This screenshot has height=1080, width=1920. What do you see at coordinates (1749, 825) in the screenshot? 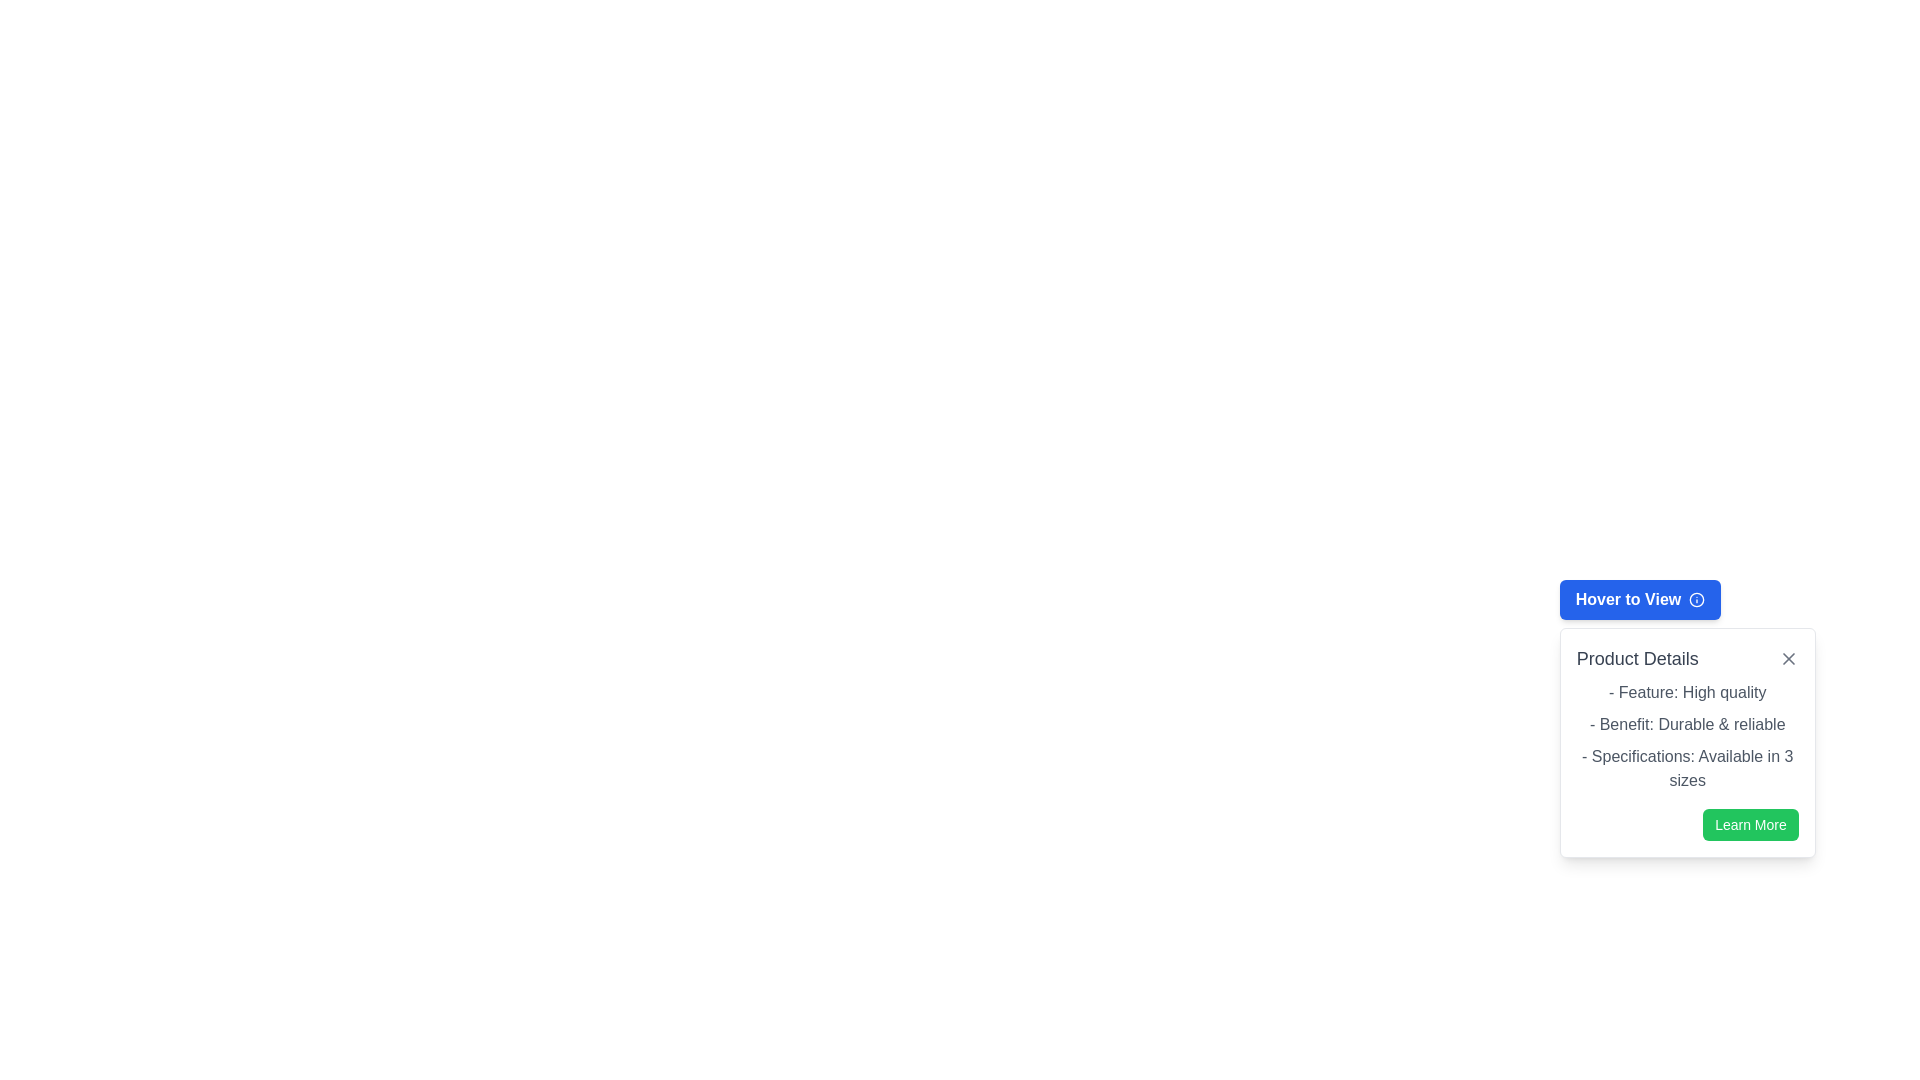
I see `the 'Learn More' button located at the bottom-right of the 'Product Details' card` at bounding box center [1749, 825].